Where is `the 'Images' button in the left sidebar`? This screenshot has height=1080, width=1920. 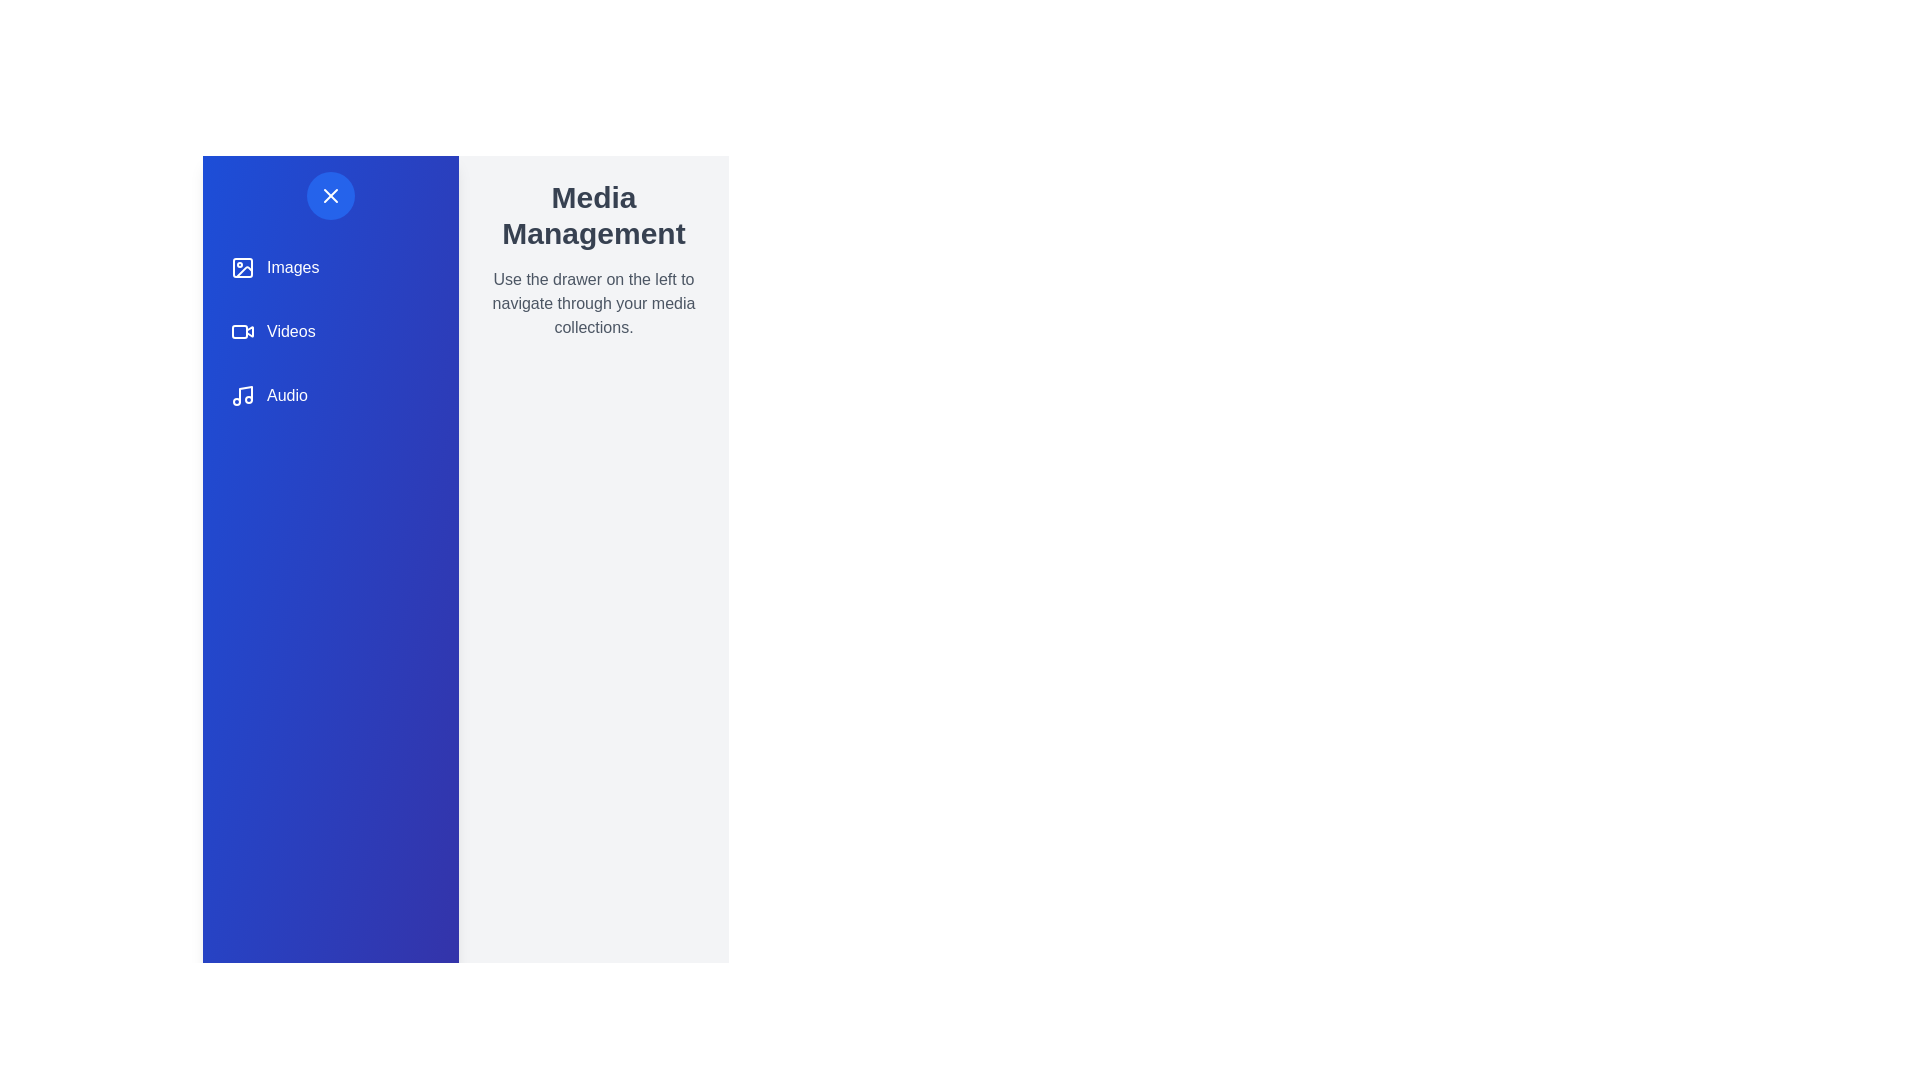 the 'Images' button in the left sidebar is located at coordinates (274, 266).